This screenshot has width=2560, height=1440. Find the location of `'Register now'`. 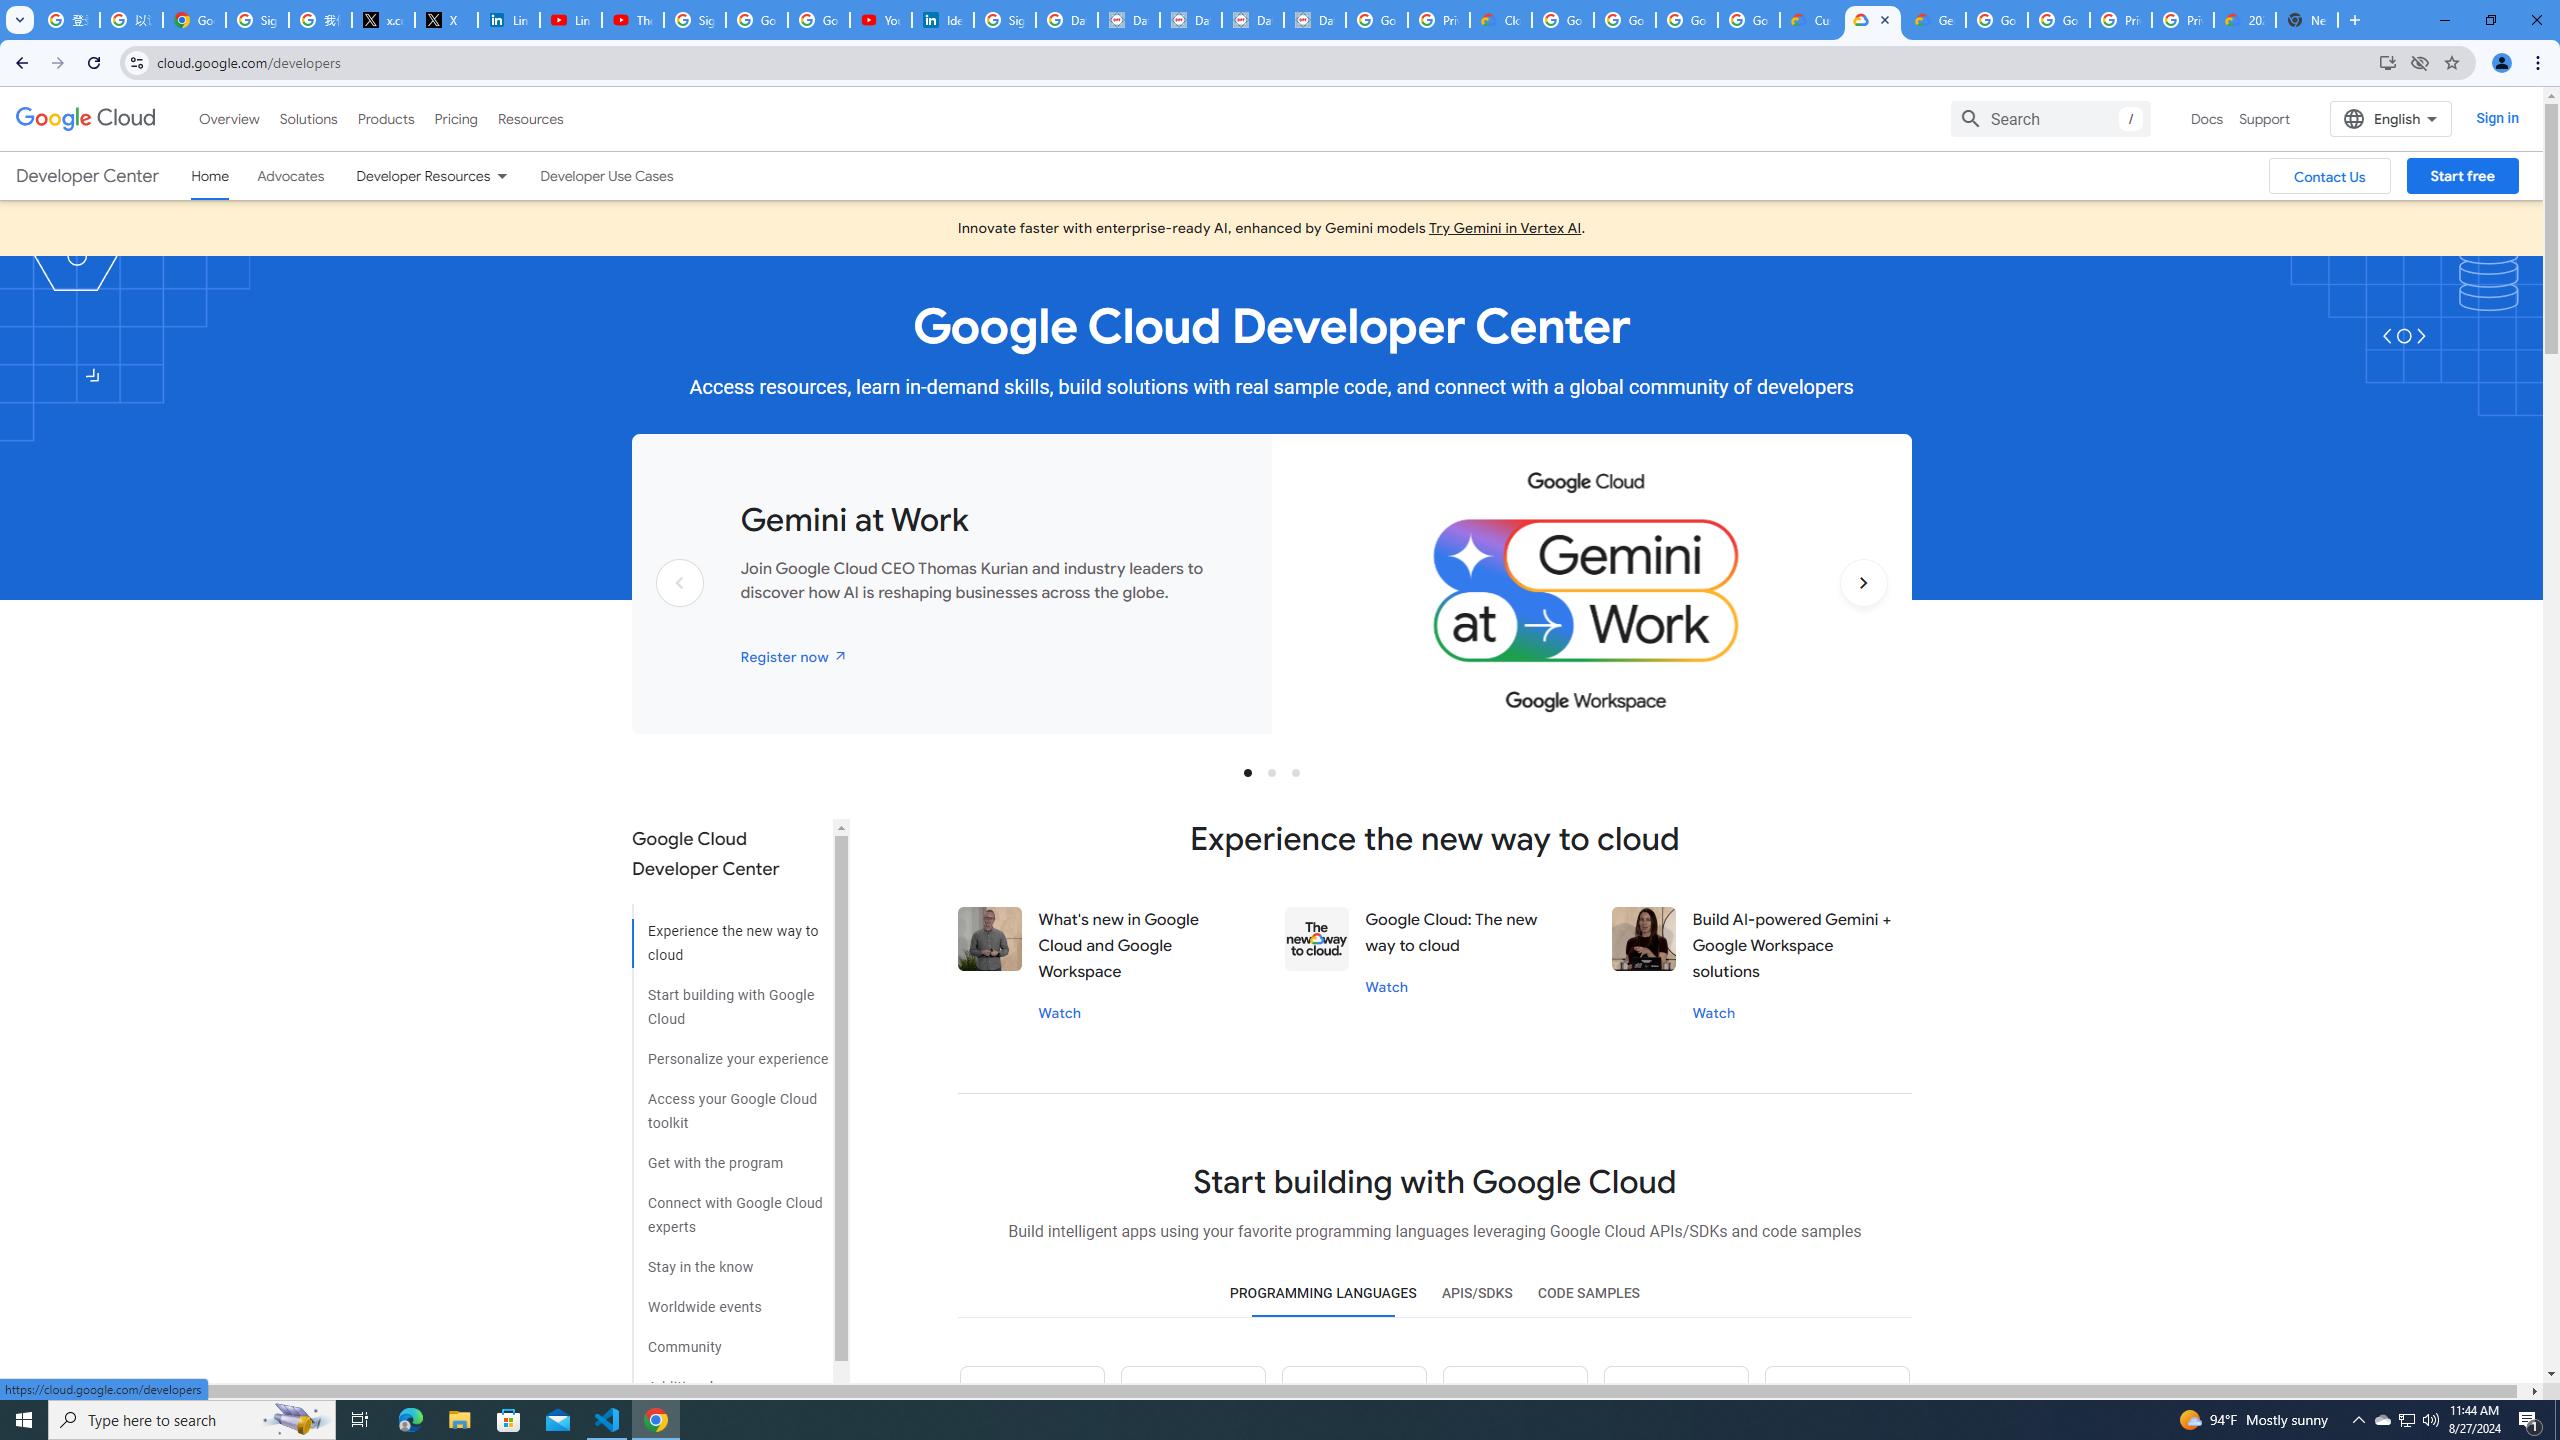

'Register now' is located at coordinates (794, 654).